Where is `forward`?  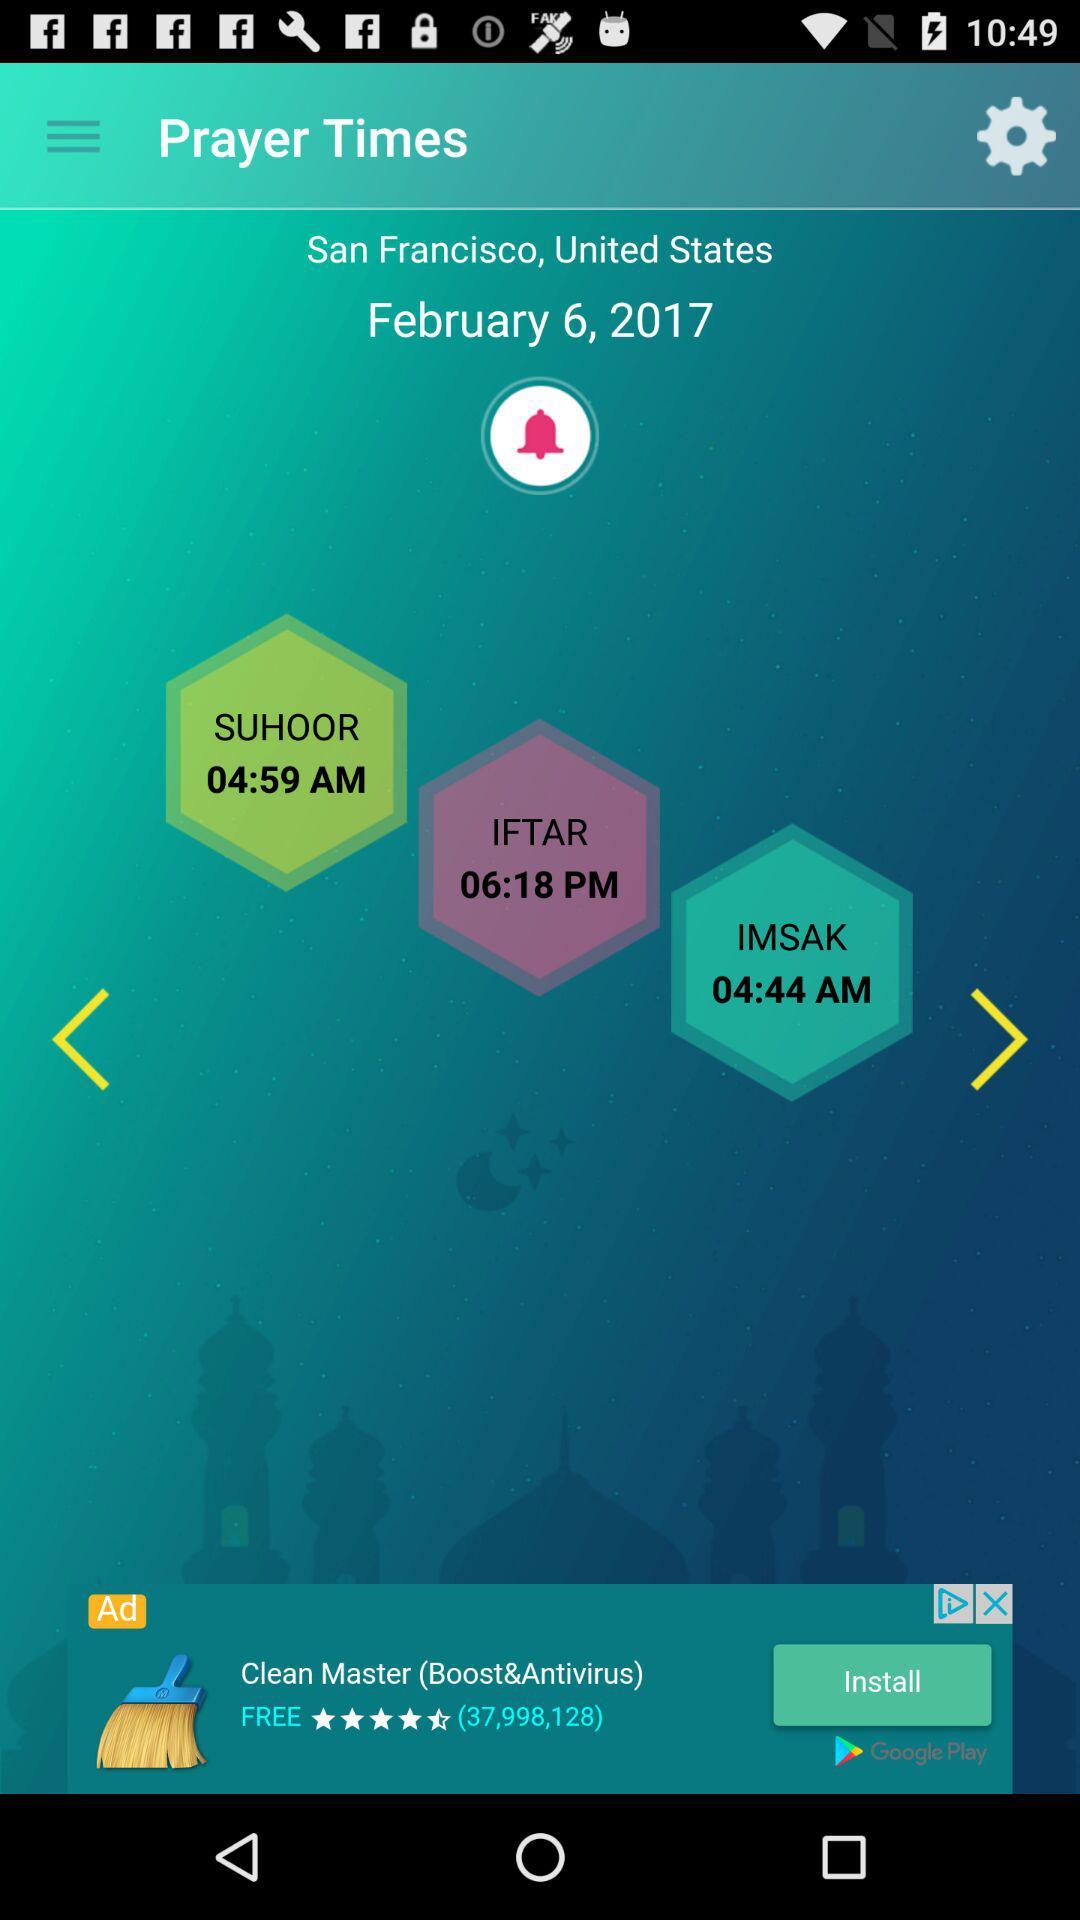
forward is located at coordinates (999, 1039).